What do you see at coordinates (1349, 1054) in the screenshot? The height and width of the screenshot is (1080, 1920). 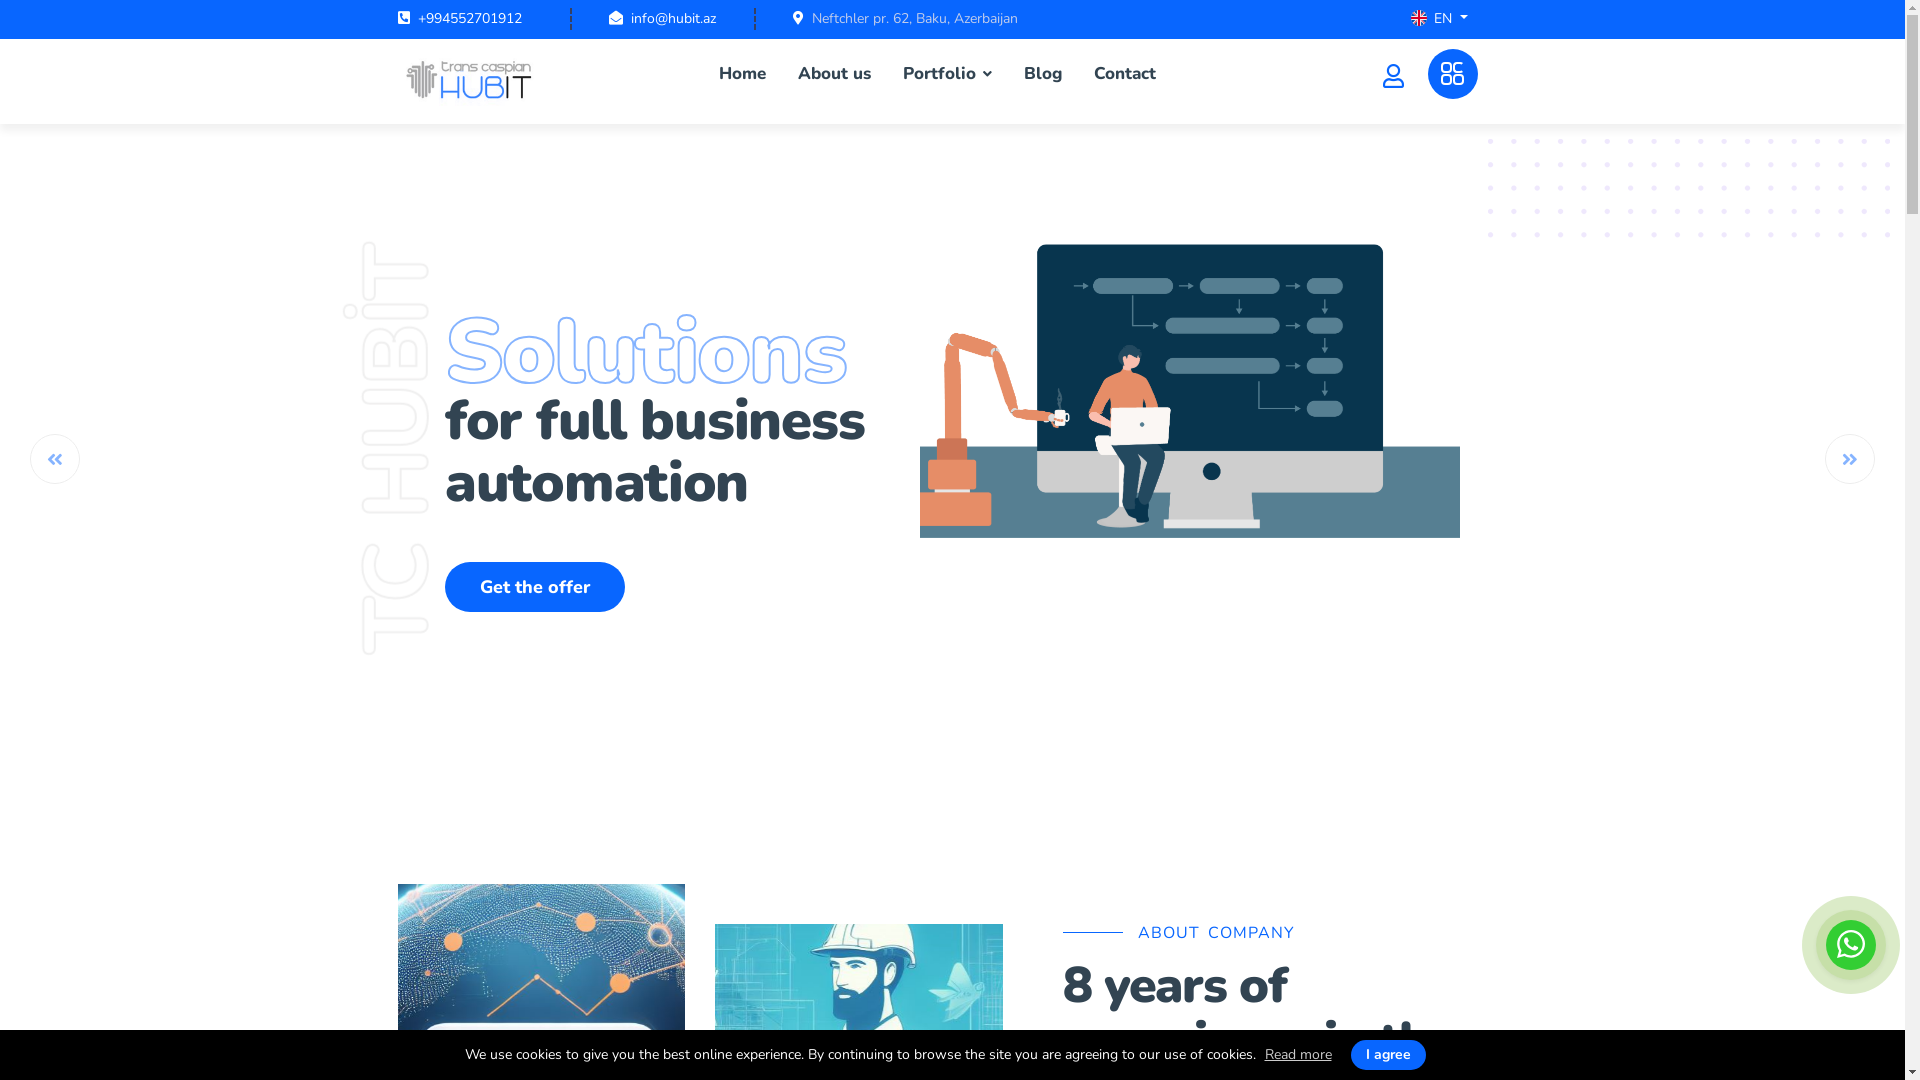 I see `'I agree'` at bounding box center [1349, 1054].